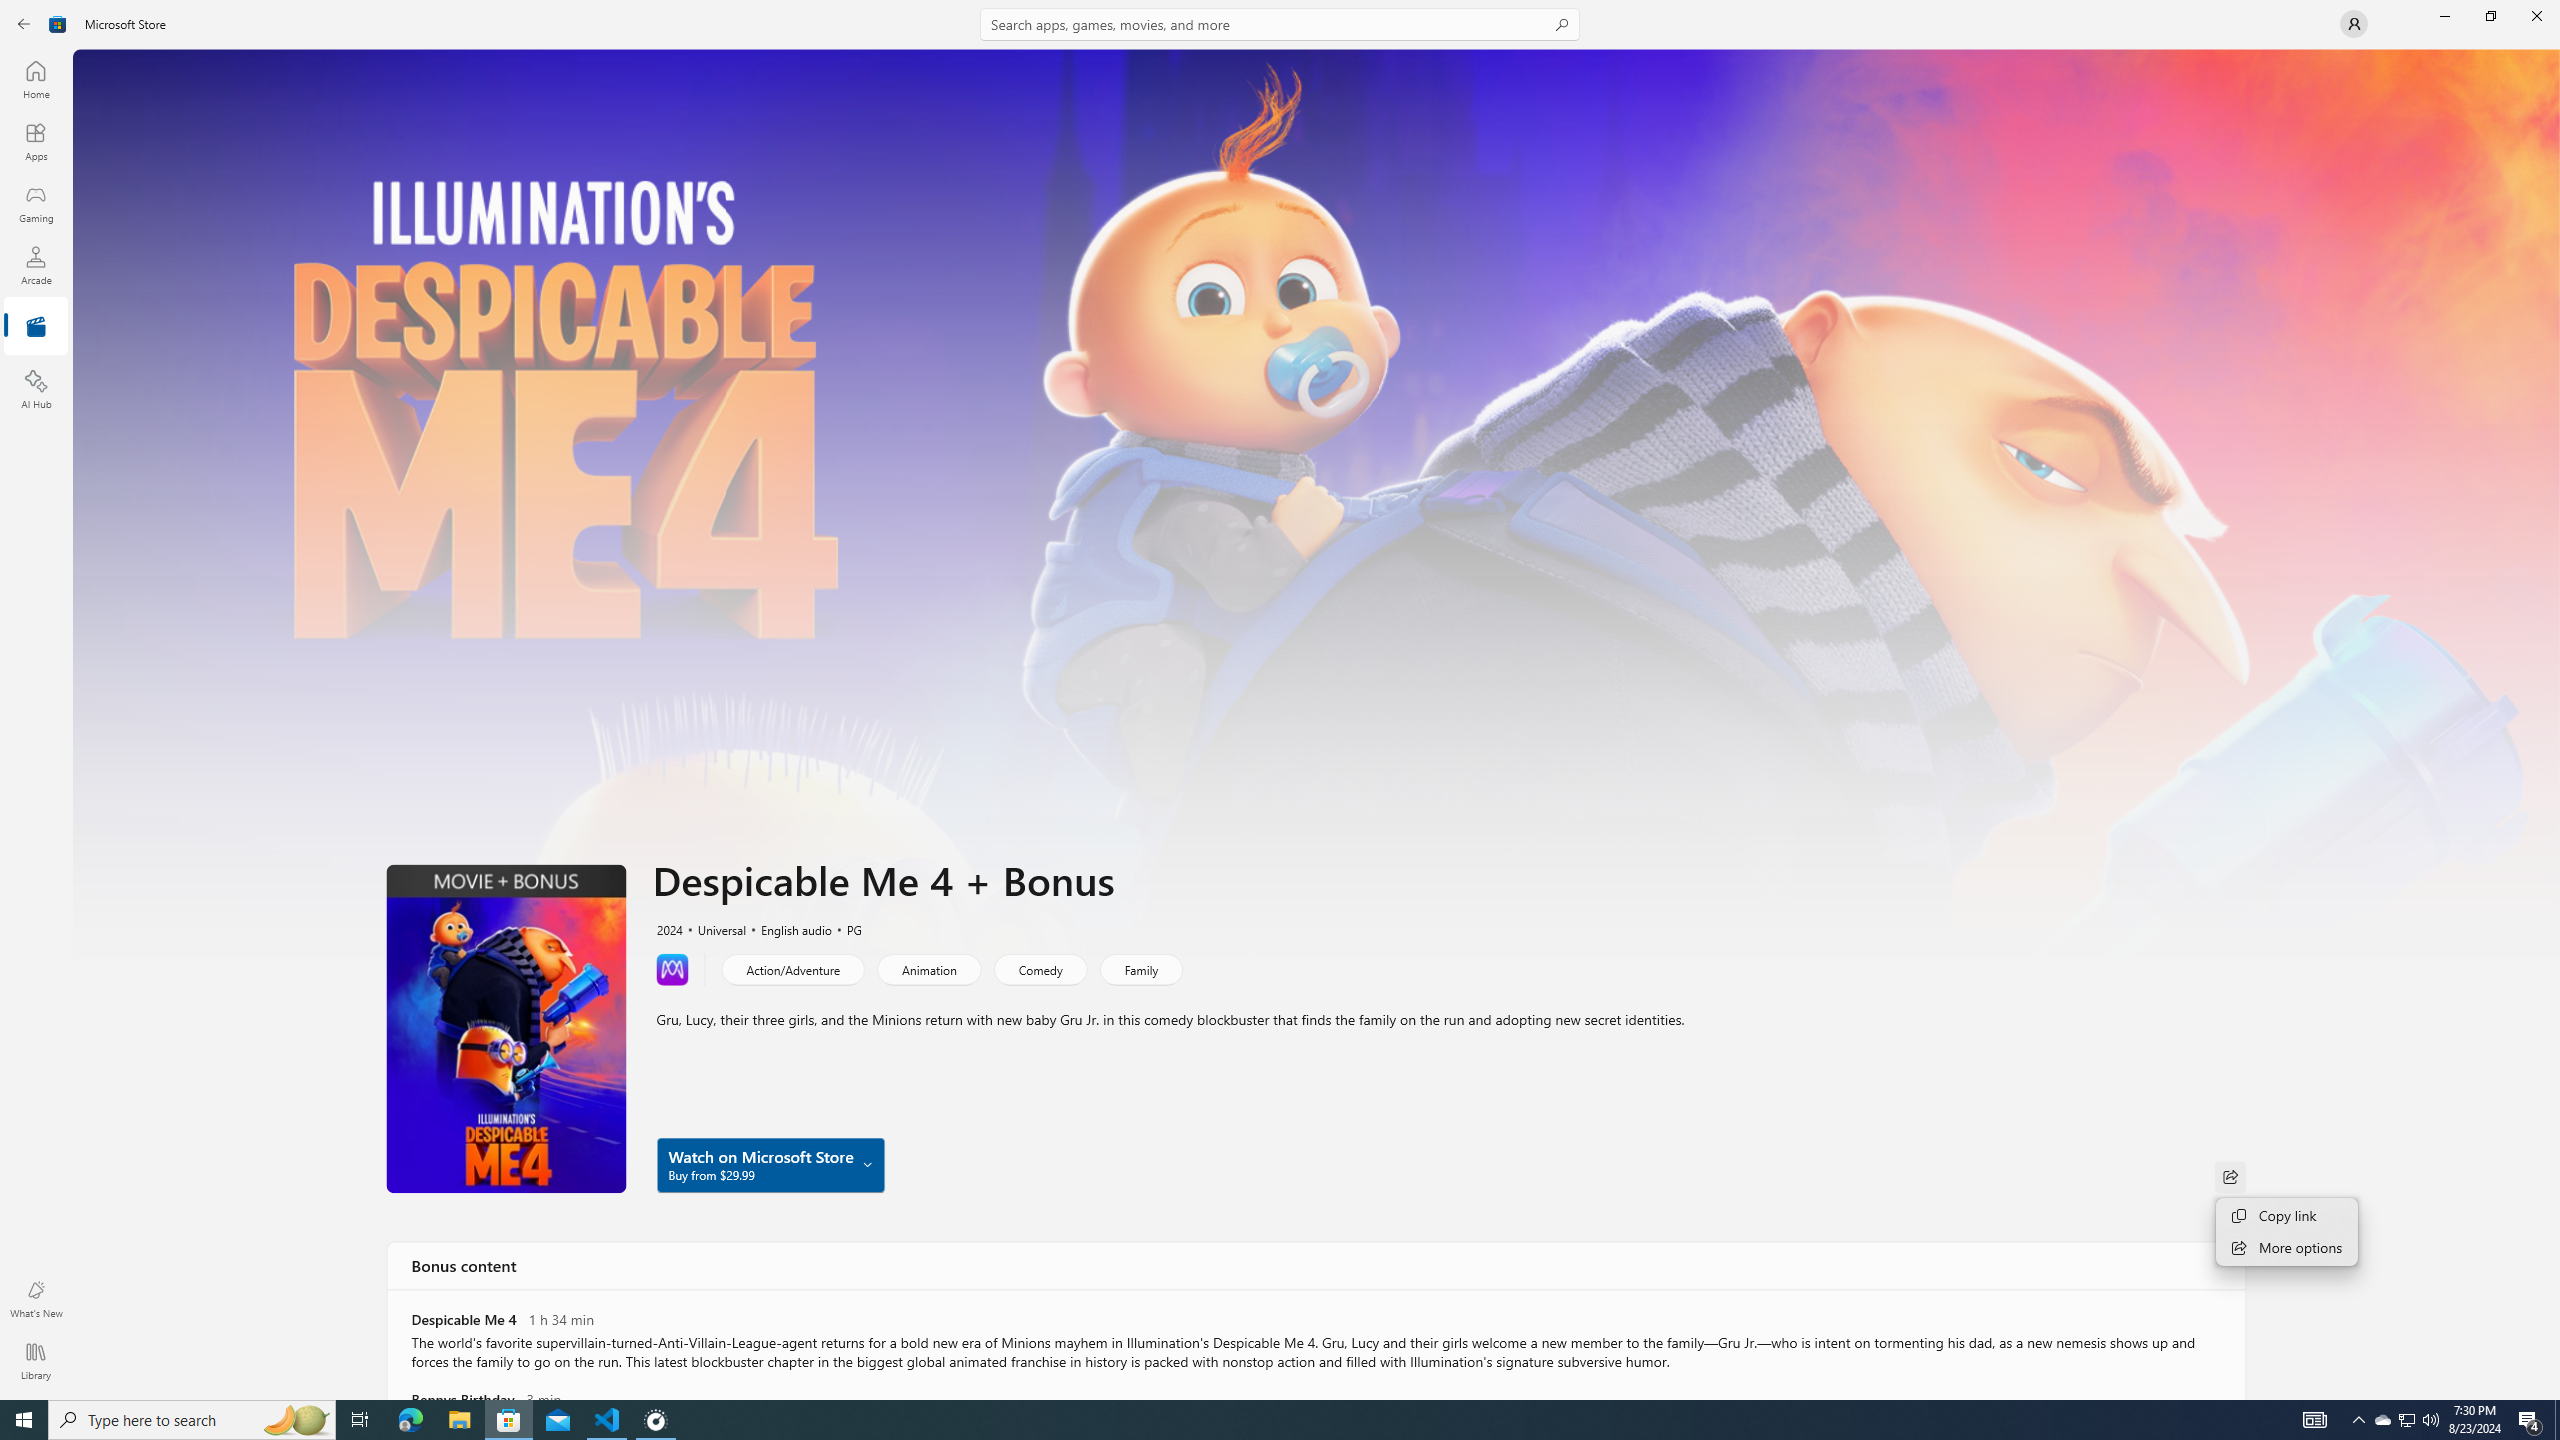  What do you see at coordinates (712, 927) in the screenshot?
I see `'Universal'` at bounding box center [712, 927].